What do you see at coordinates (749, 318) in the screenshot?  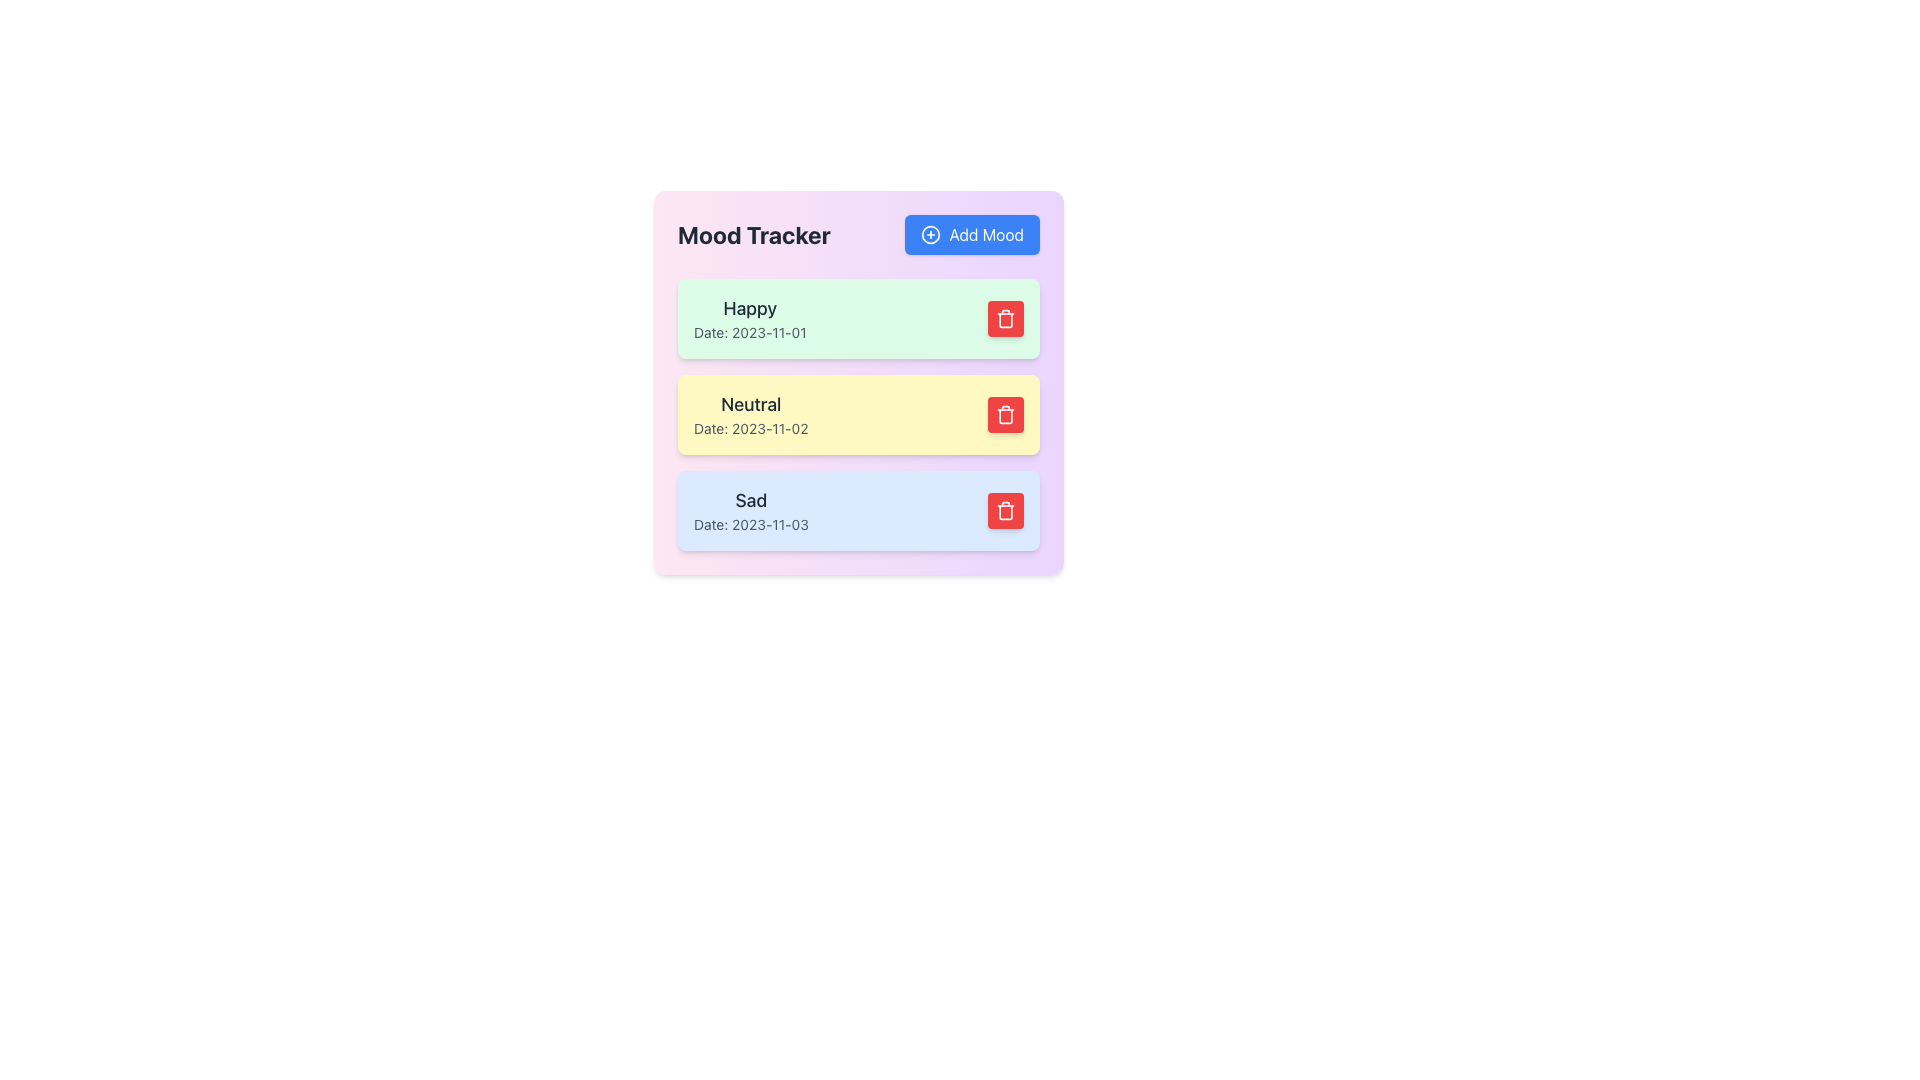 I see `the static text display that shows 'Happy' in bold and larger font, with the date '2023-11-01' below it, located in the uppermost green box of the 'Mood Tracker' interface` at bounding box center [749, 318].